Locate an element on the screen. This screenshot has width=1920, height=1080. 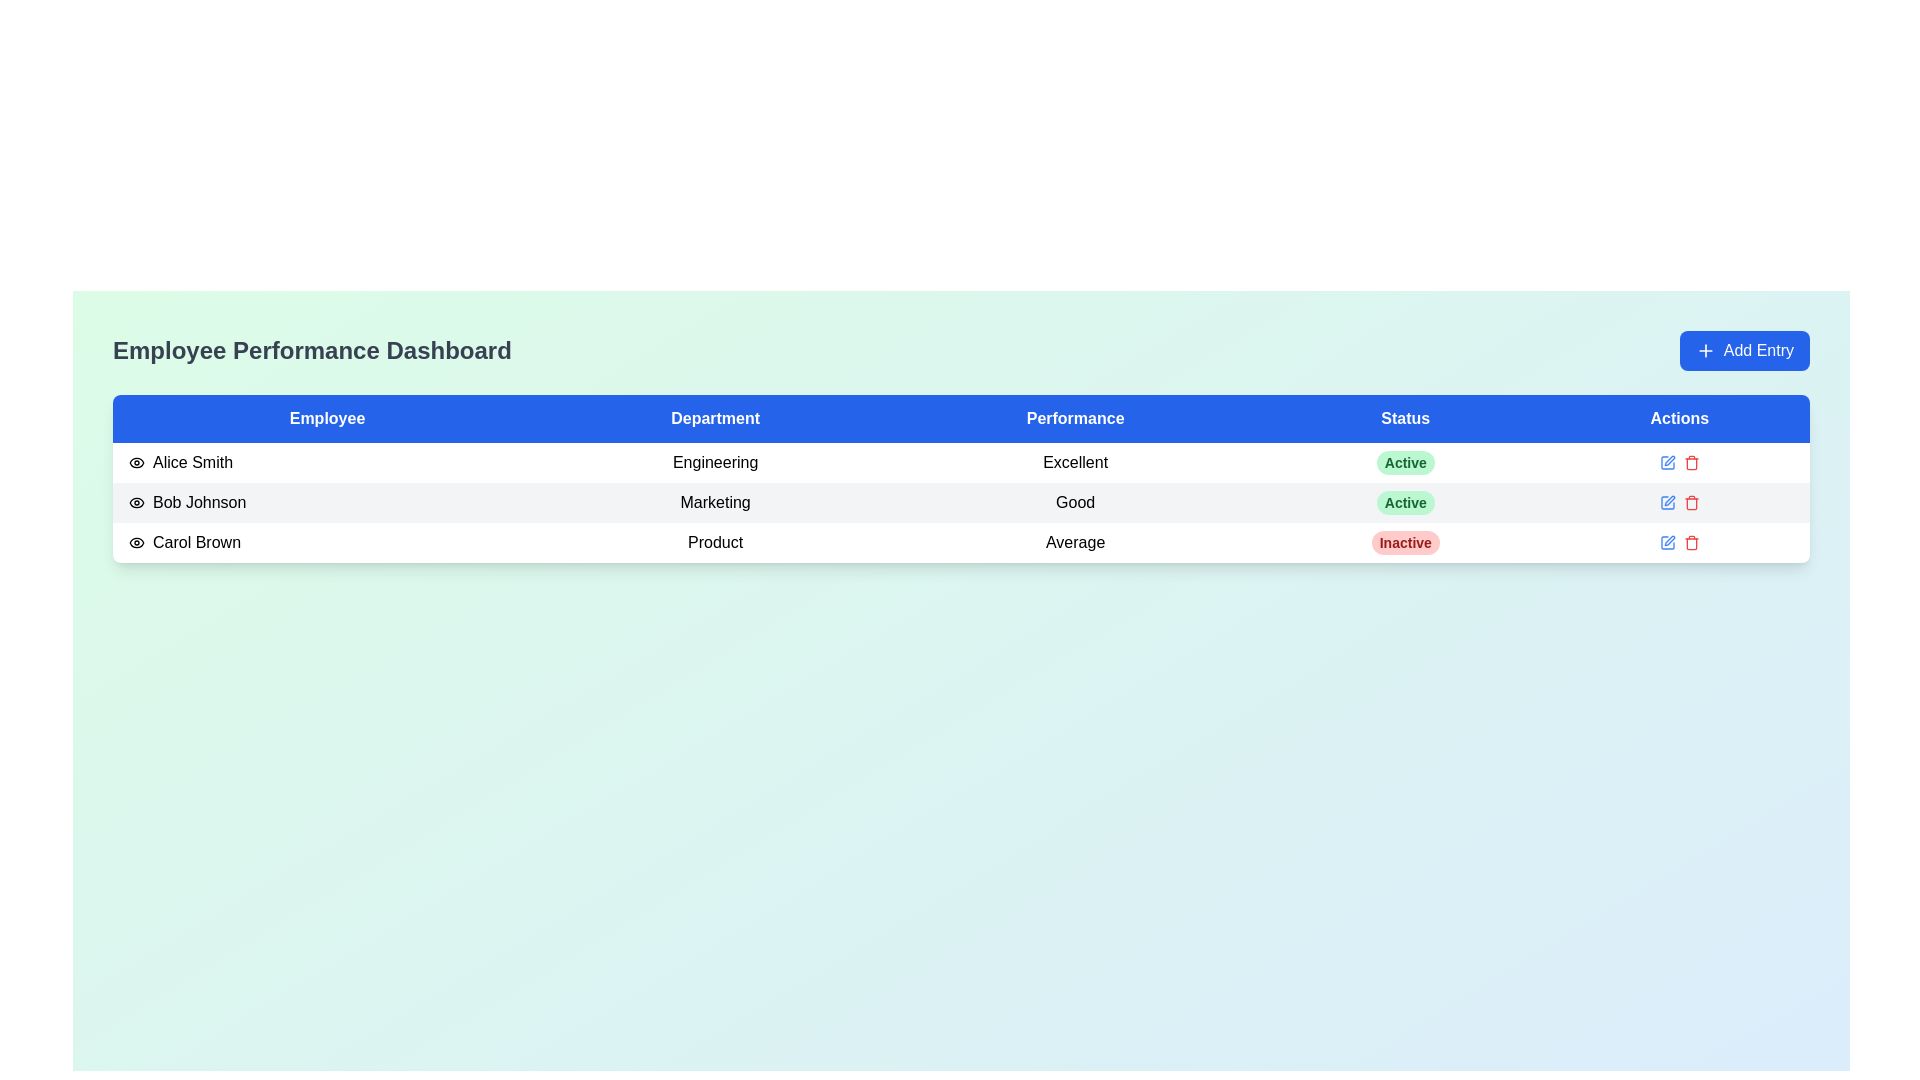
the Status badge for 'Alice Smith' in the table, which indicates the active status of the individual is located at coordinates (1404, 462).